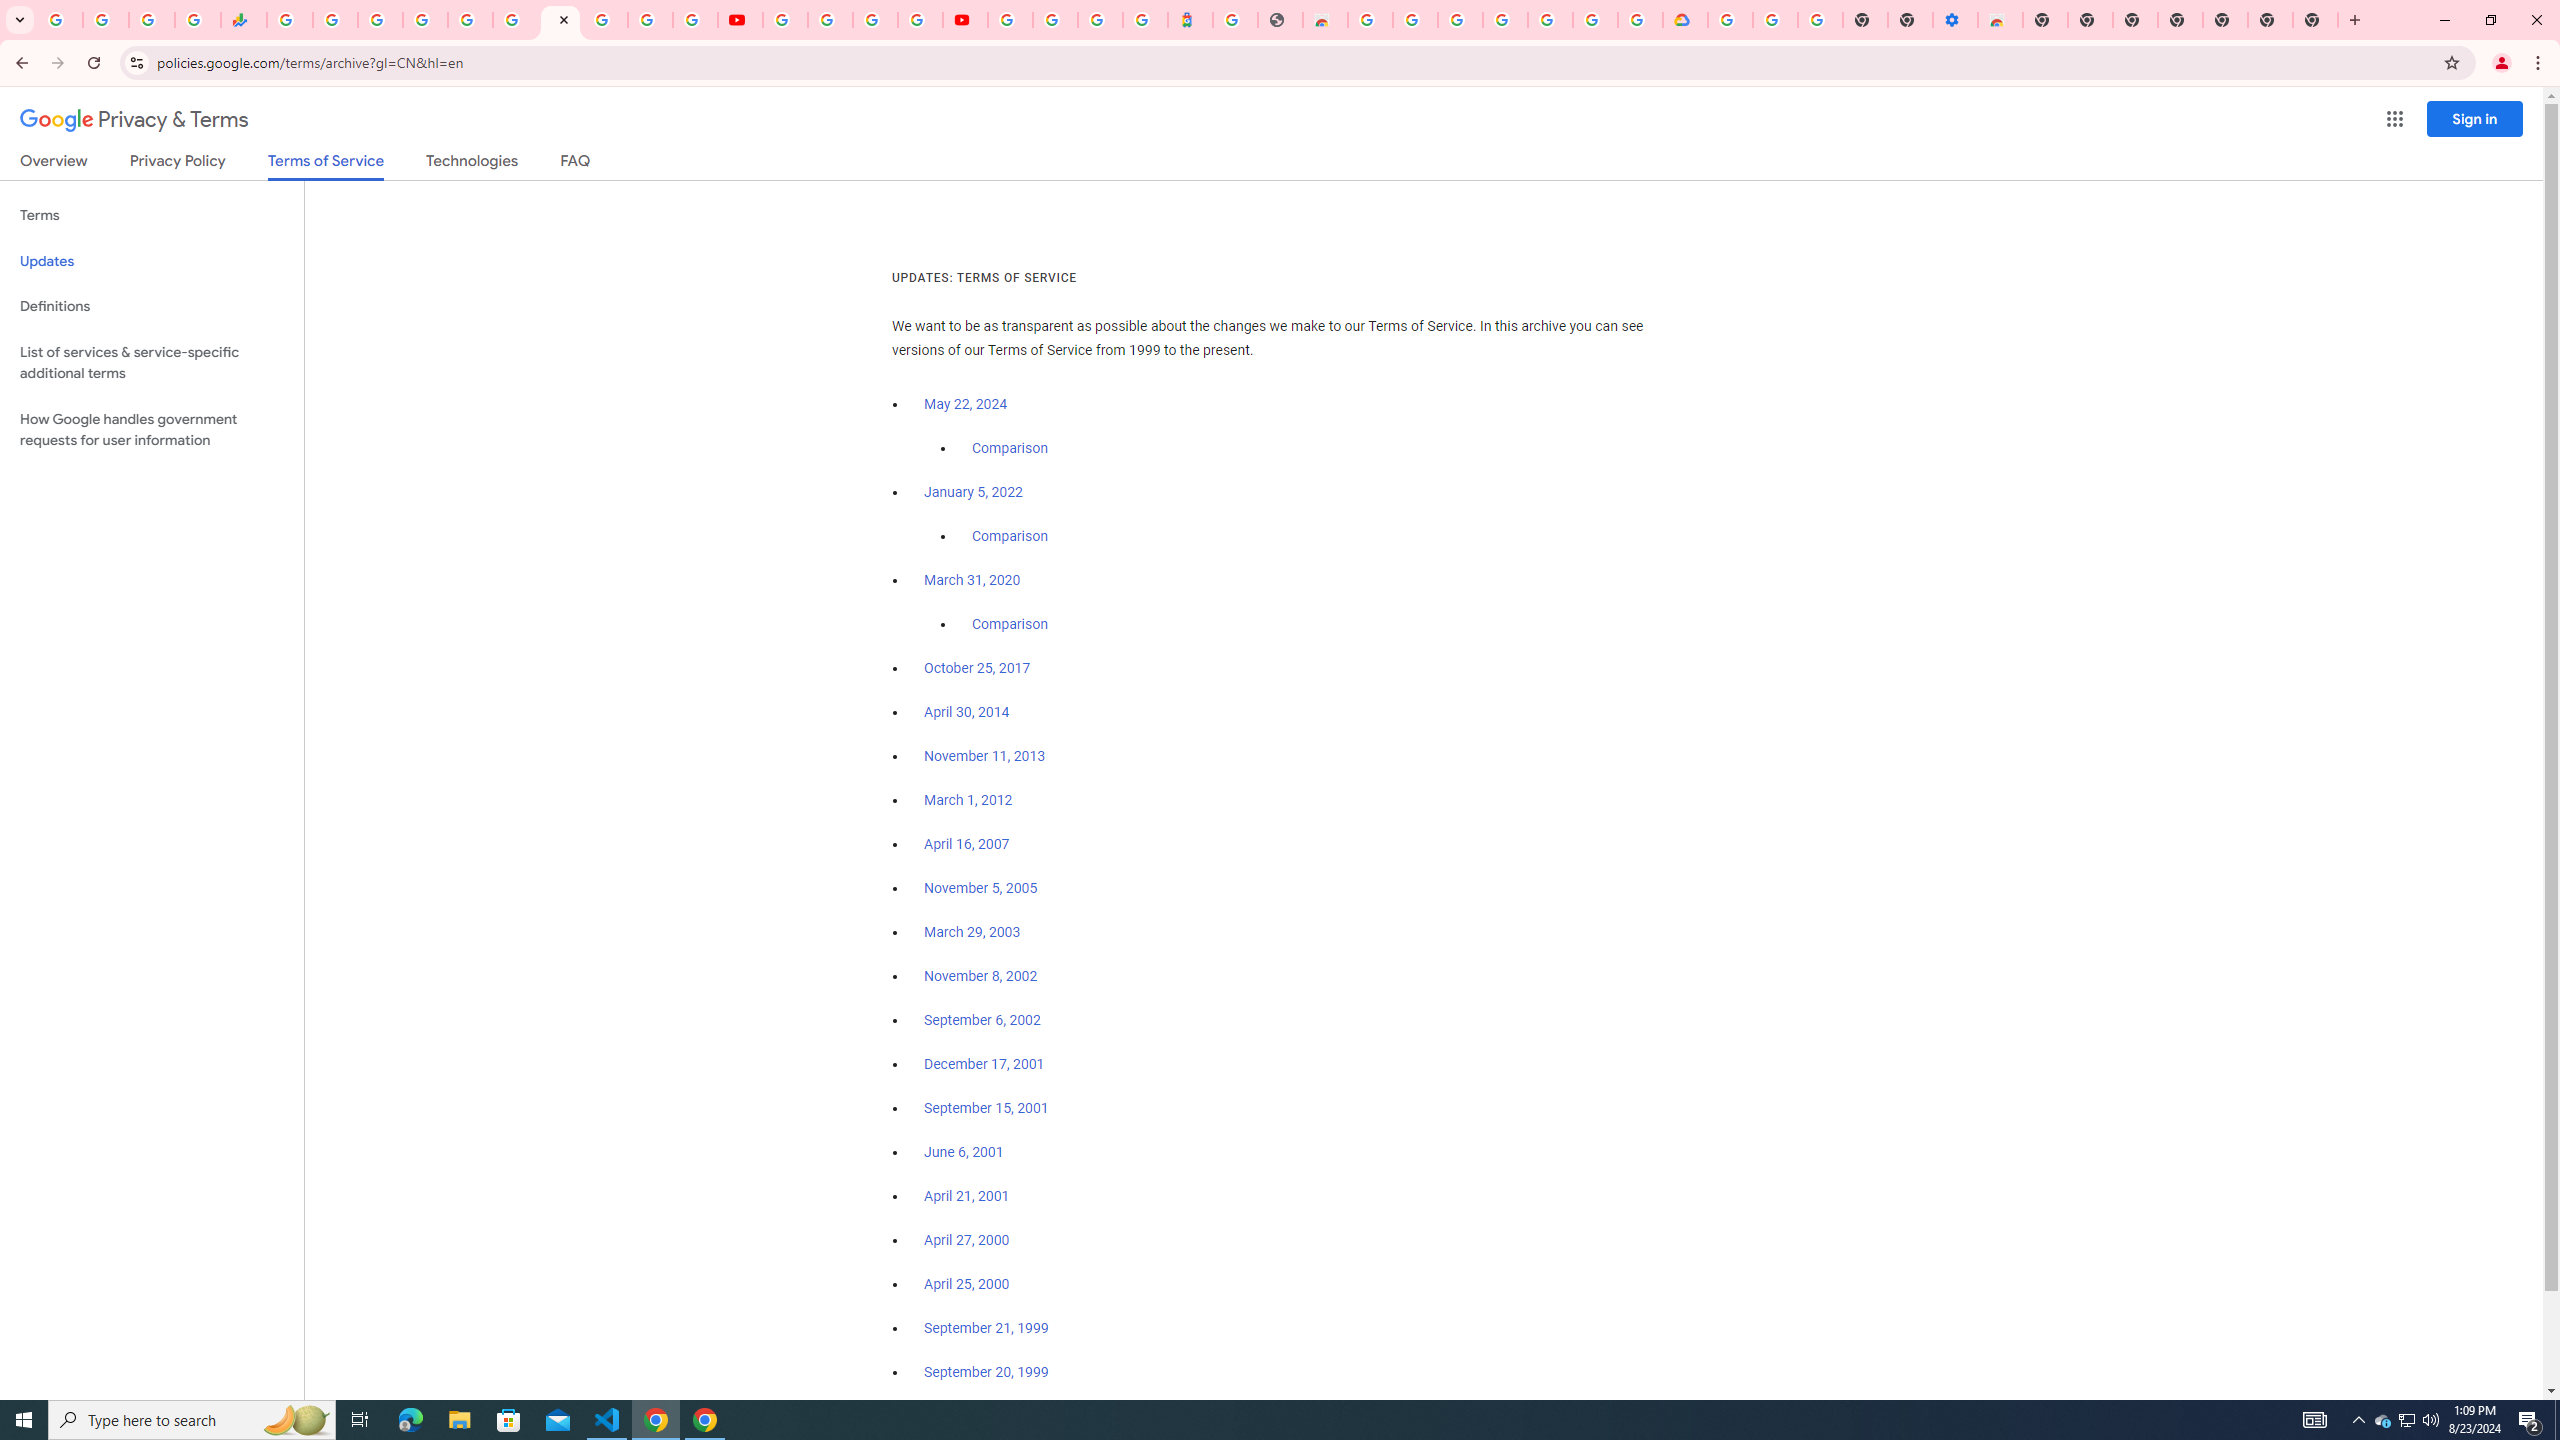 The image size is (2560, 1440). Describe the element at coordinates (971, 932) in the screenshot. I see `'March 29, 2003'` at that location.